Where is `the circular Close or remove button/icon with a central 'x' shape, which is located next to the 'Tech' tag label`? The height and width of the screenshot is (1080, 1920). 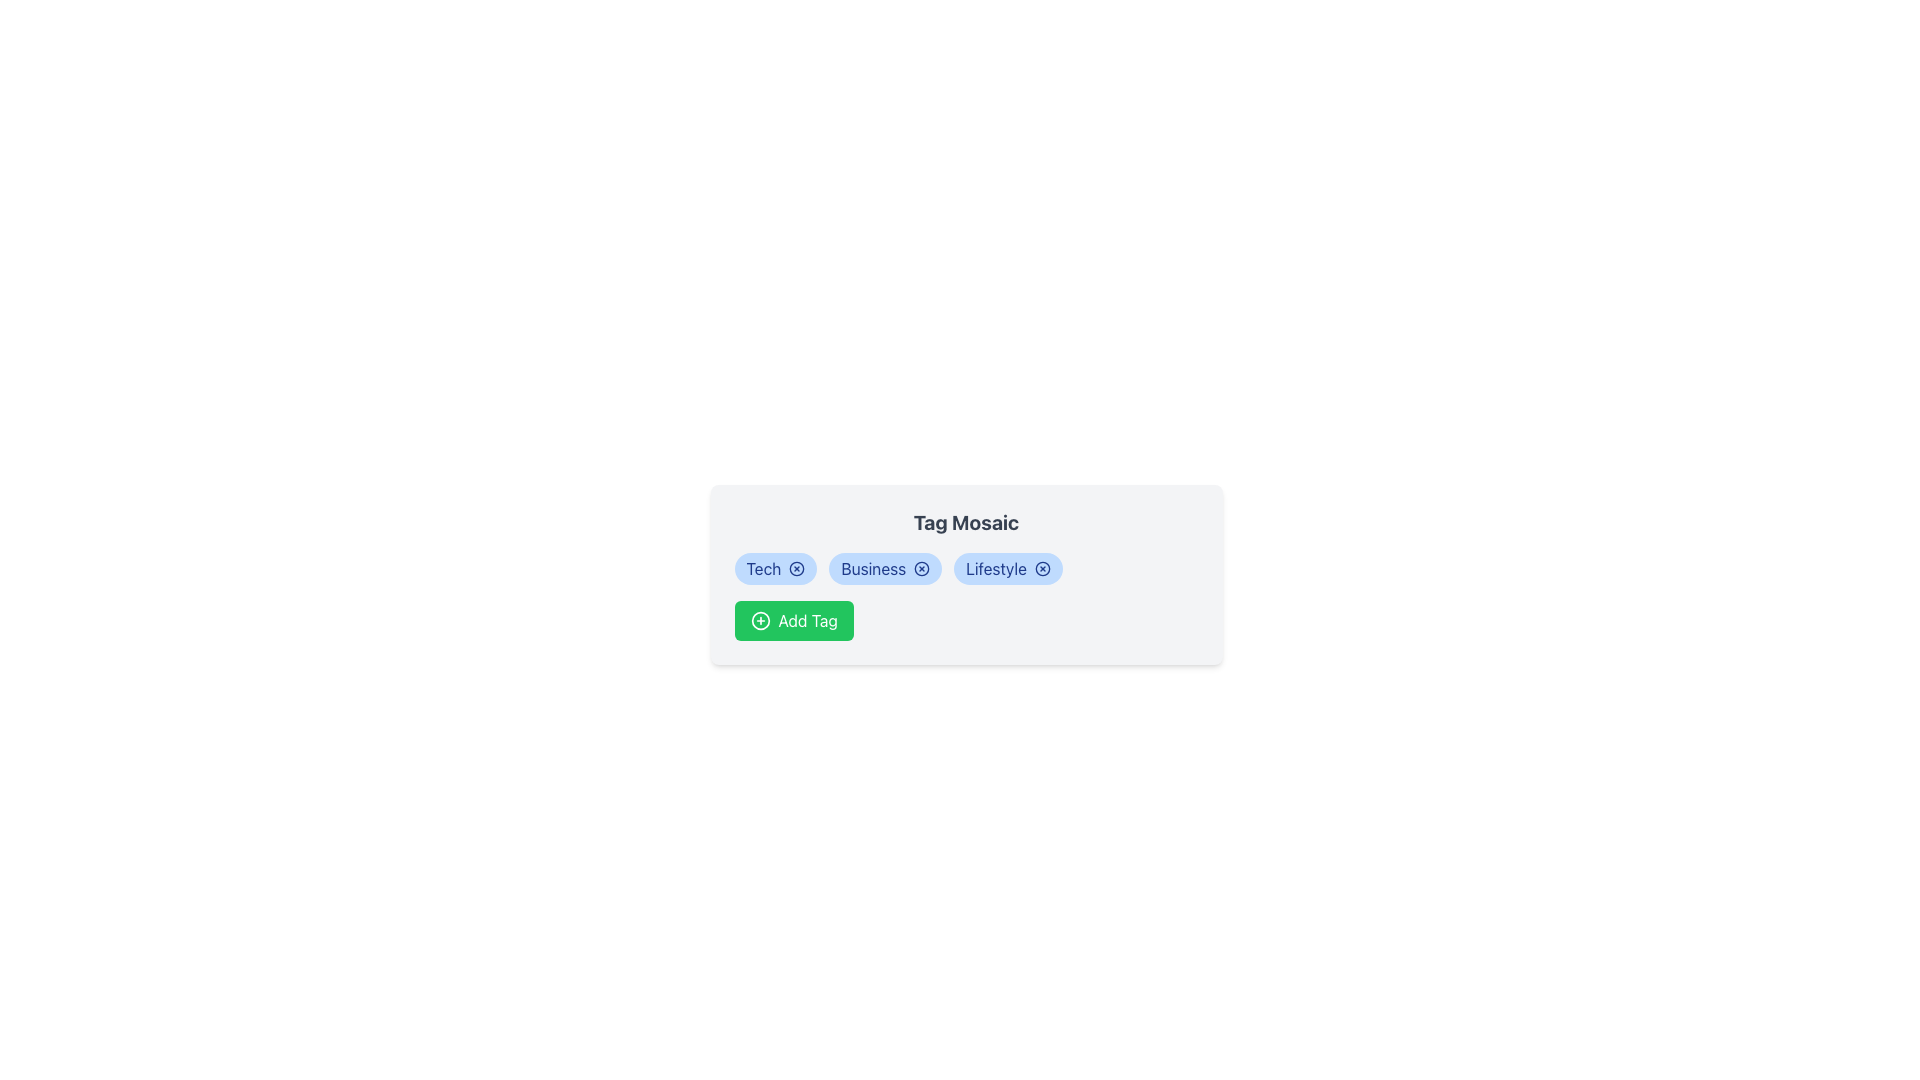
the circular Close or remove button/icon with a central 'x' shape, which is located next to the 'Tech' tag label is located at coordinates (796, 569).